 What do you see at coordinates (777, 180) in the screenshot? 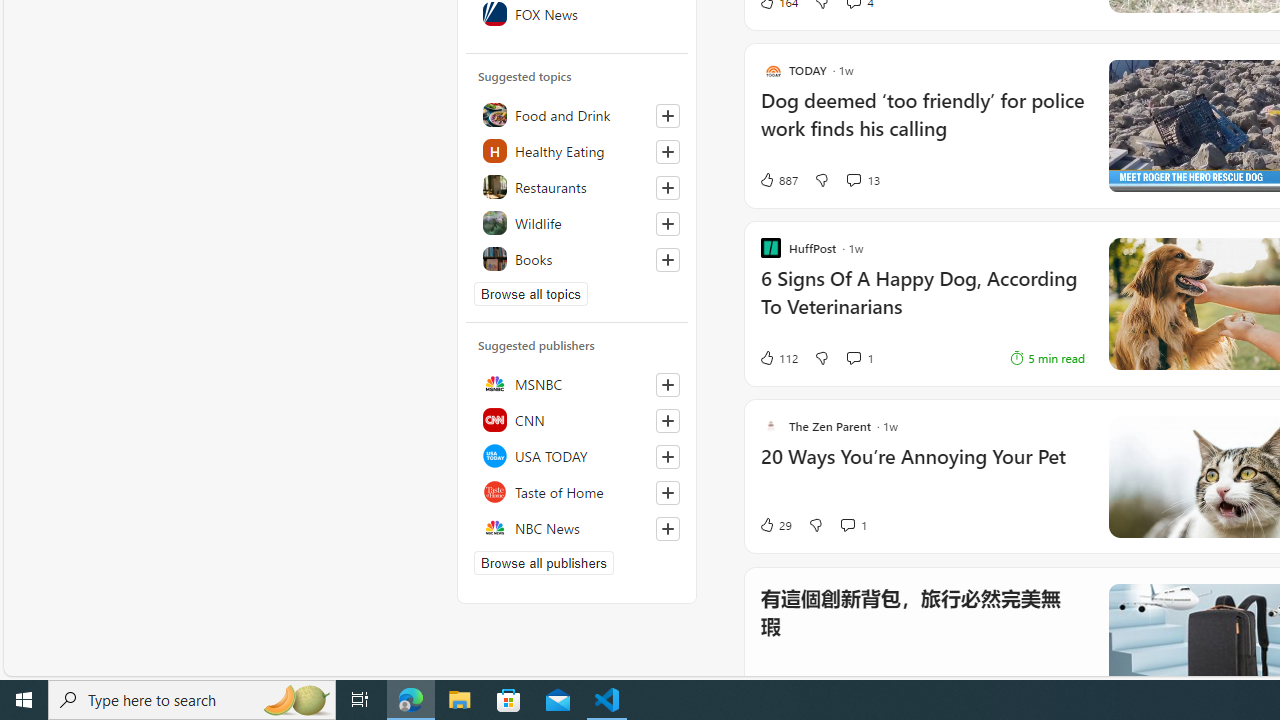
I see `'887 Like'` at bounding box center [777, 180].